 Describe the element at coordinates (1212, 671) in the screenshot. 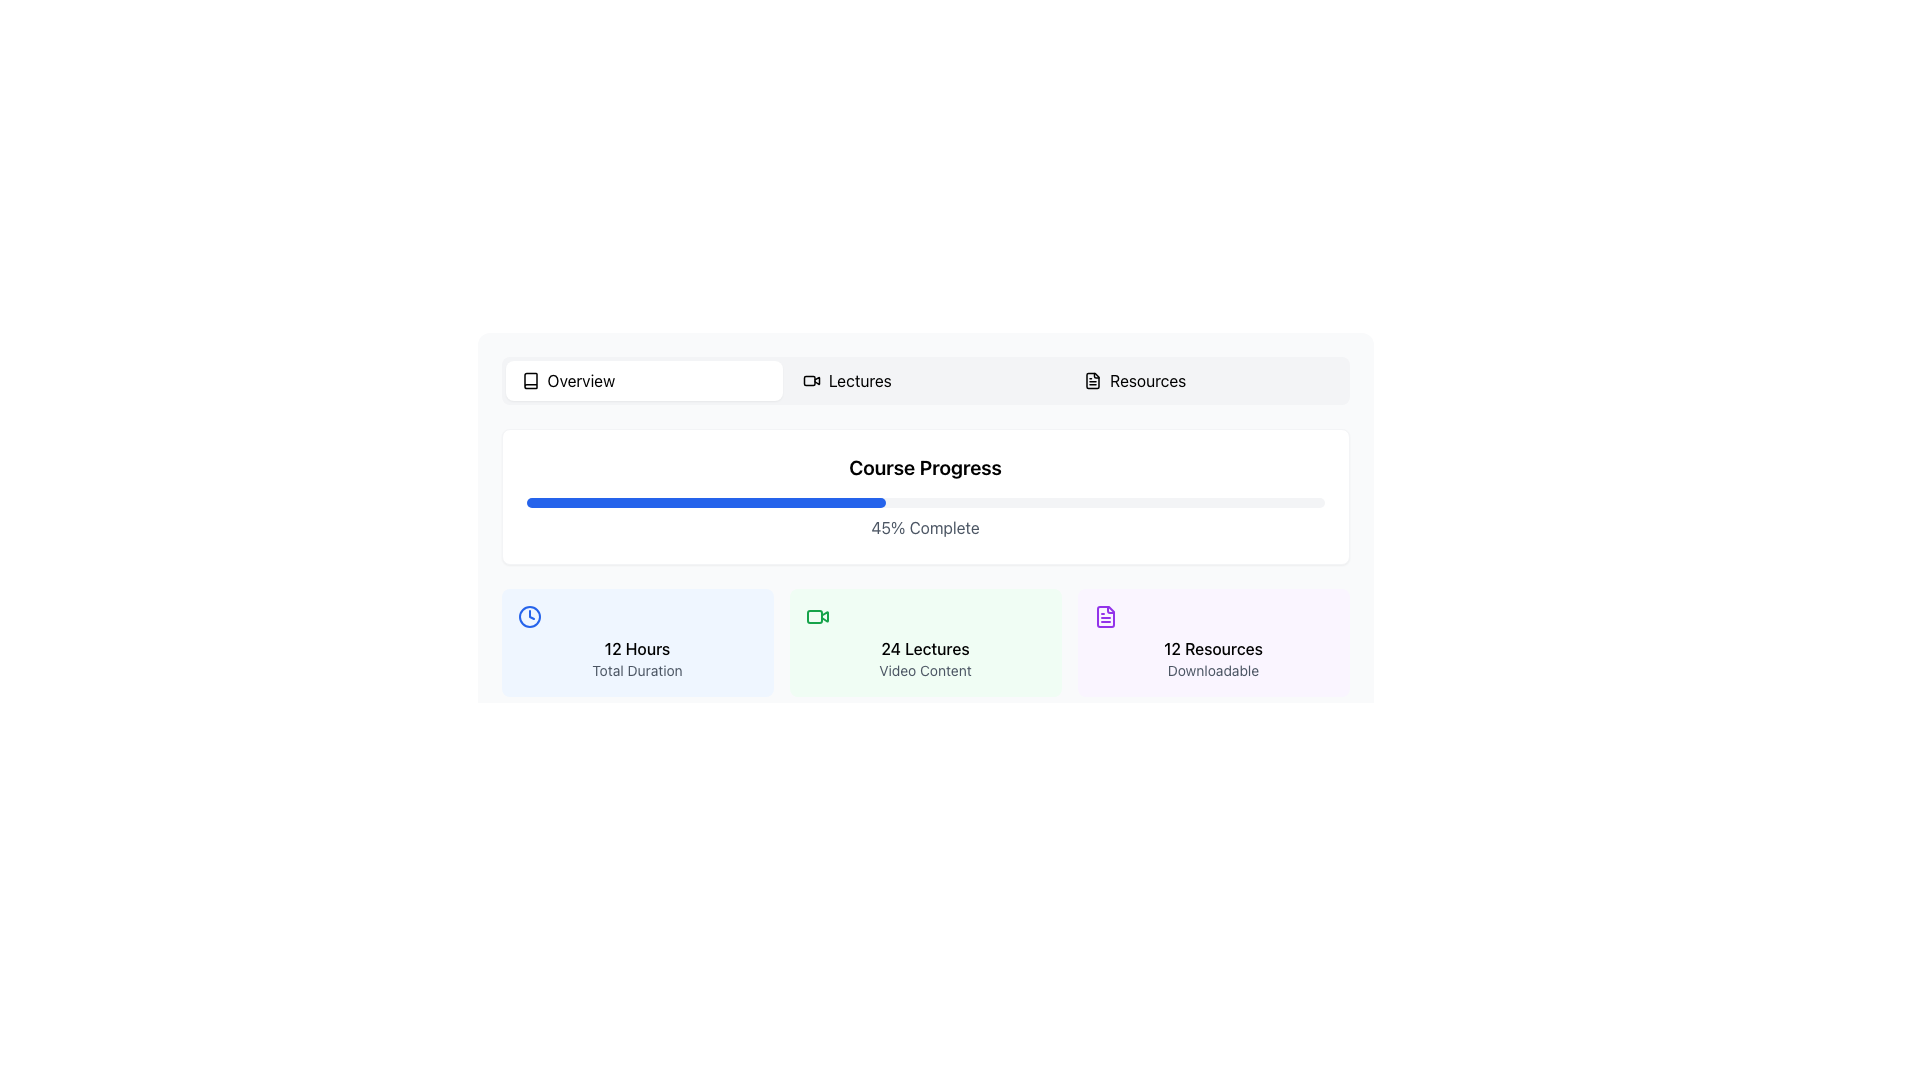

I see `the text label located at the bottom of the '12 Resources' card, which is the rightmost card in a three-card layout` at that location.